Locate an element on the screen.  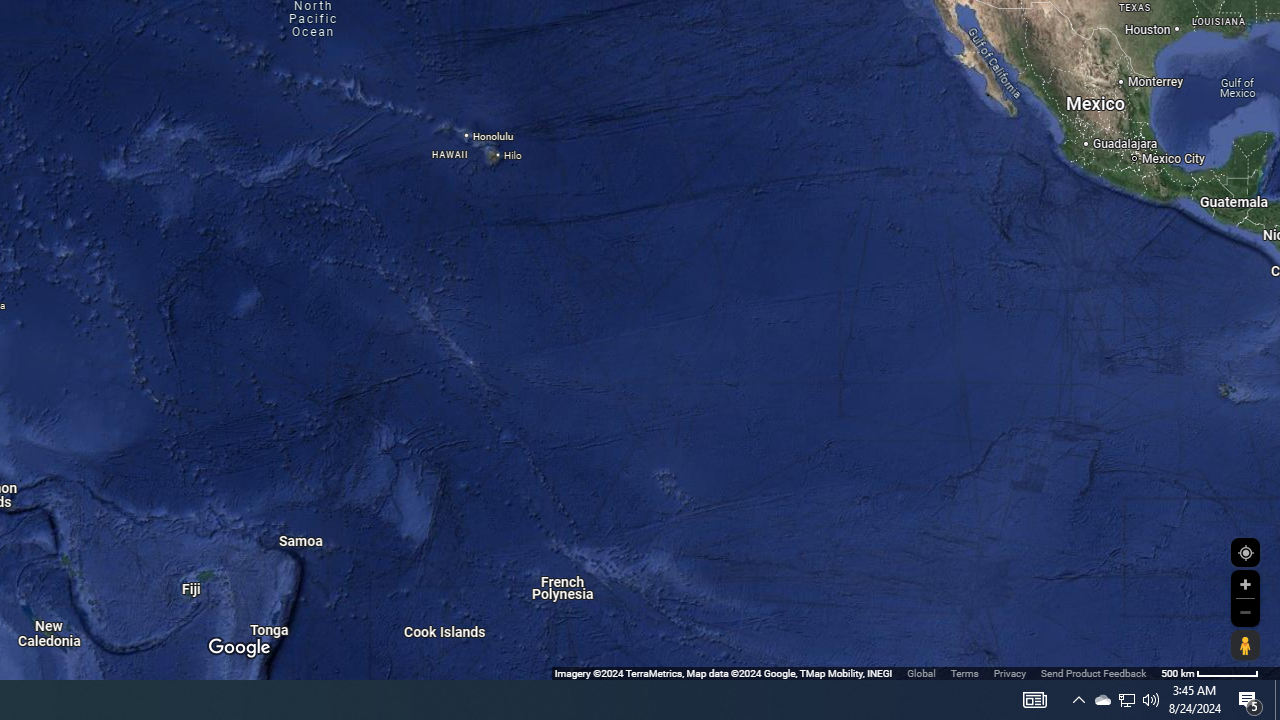
'Send Product Feedback' is located at coordinates (1092, 673).